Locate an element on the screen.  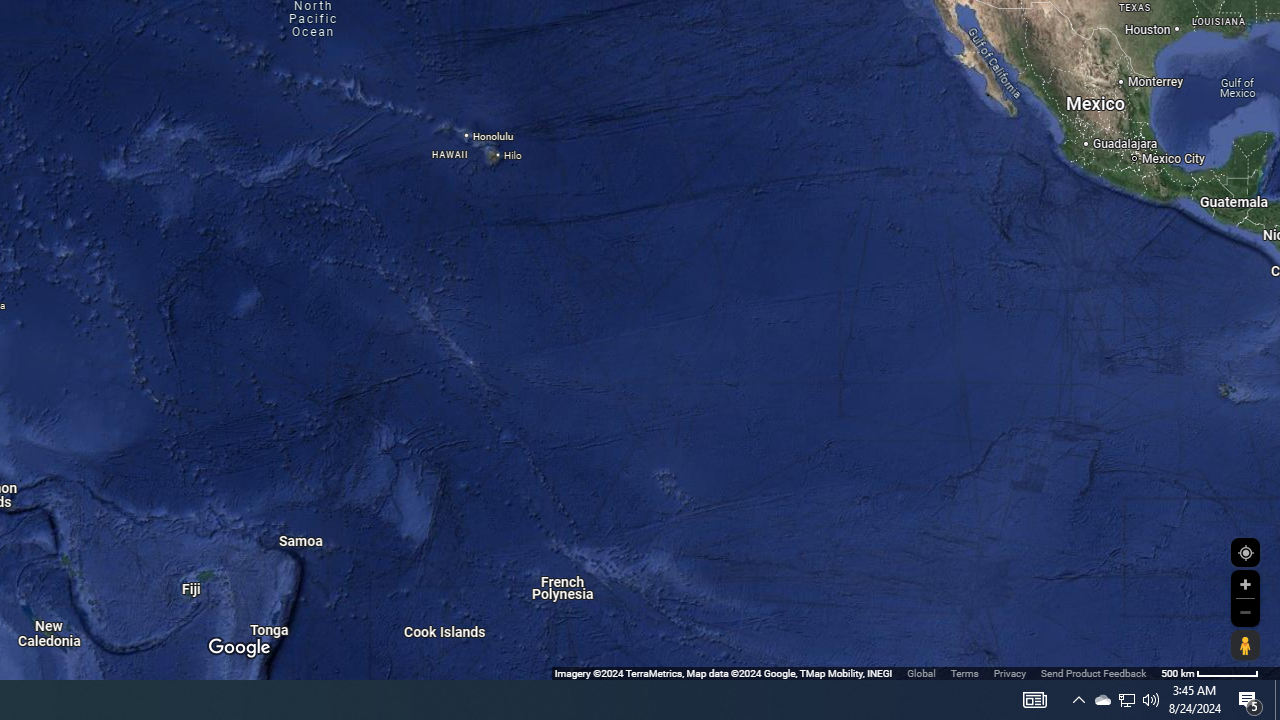
'Send Product Feedback' is located at coordinates (1092, 673).